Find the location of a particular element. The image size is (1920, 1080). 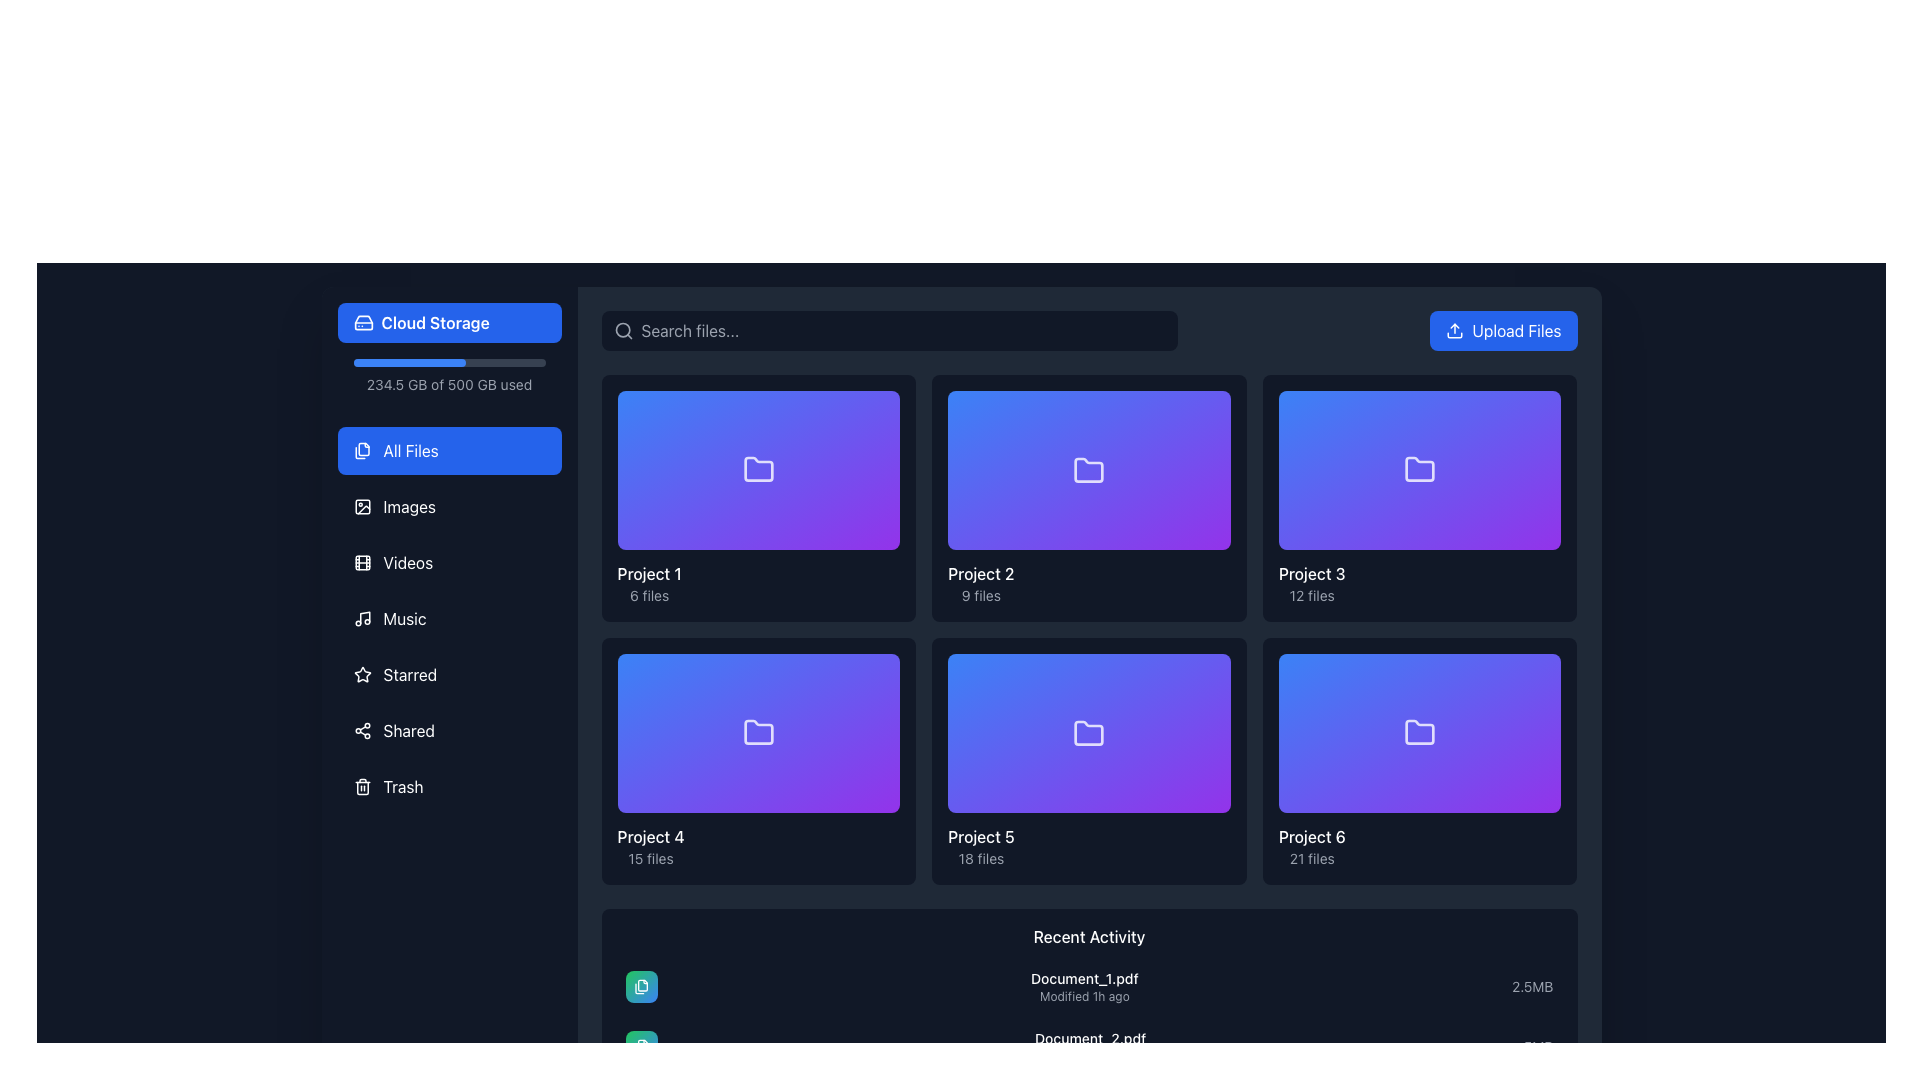

the text label displaying 'Project 1' is located at coordinates (649, 574).